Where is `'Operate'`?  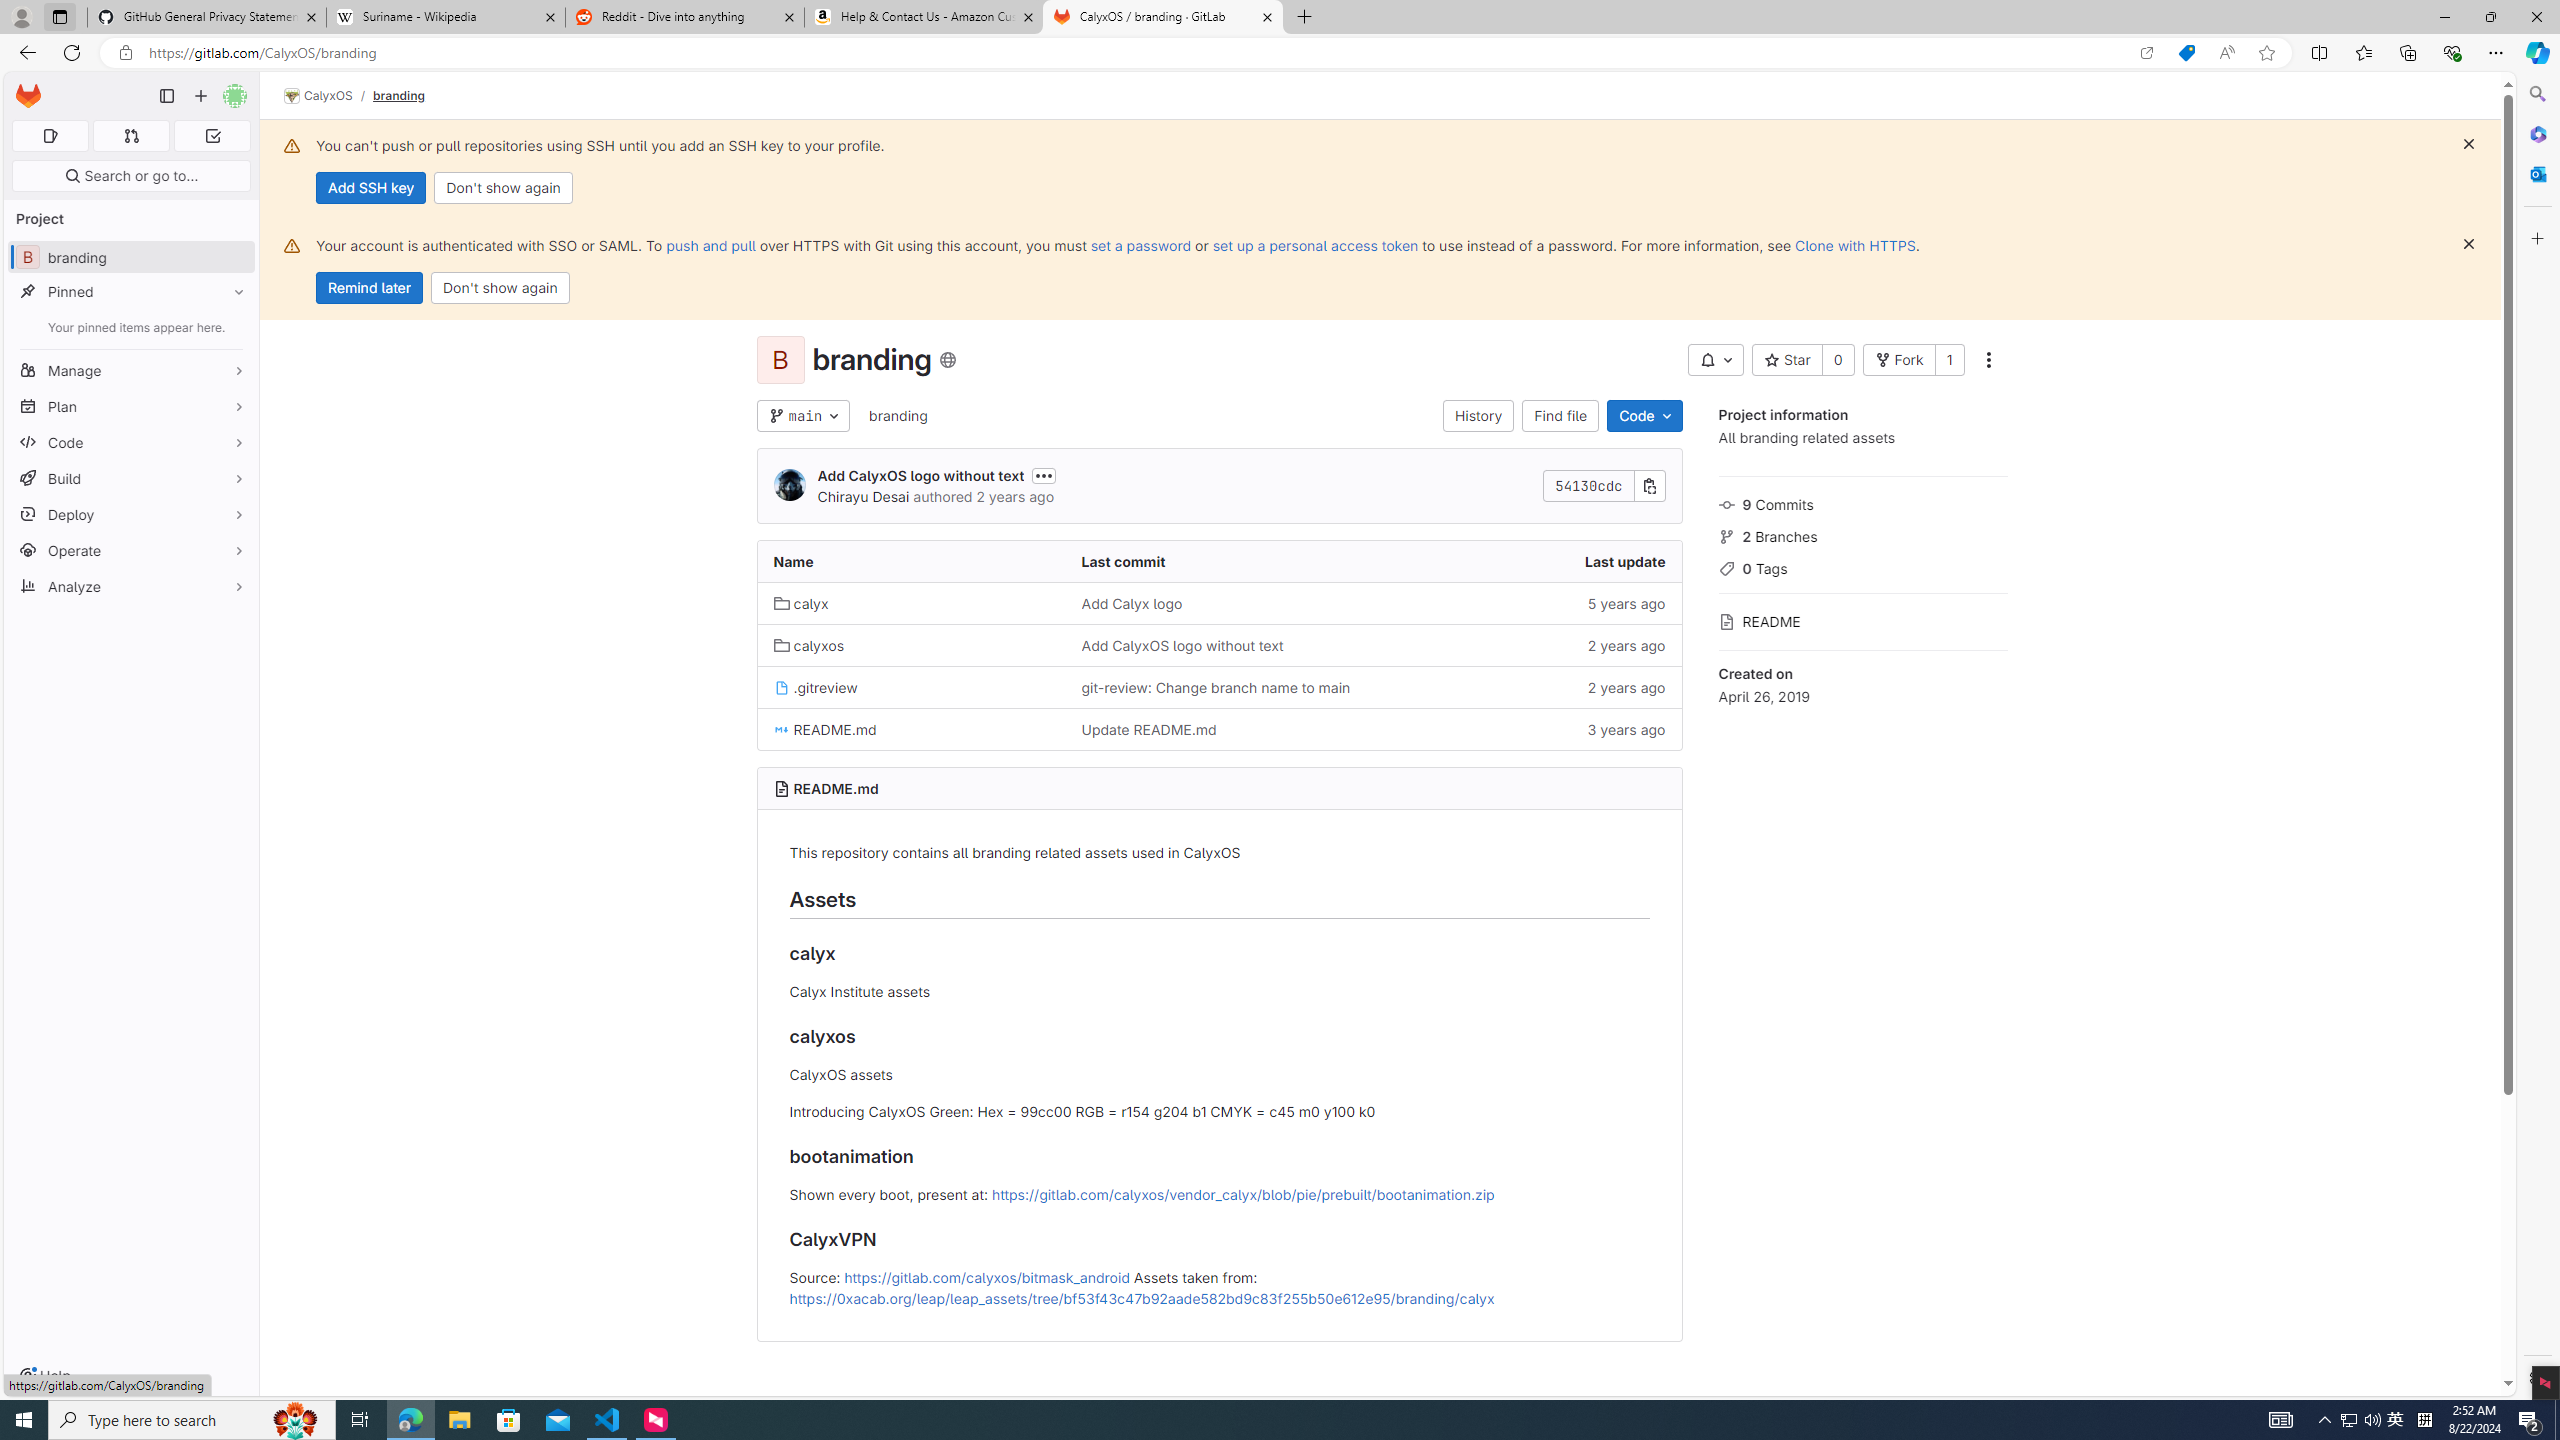 'Operate' is located at coordinates (130, 549).